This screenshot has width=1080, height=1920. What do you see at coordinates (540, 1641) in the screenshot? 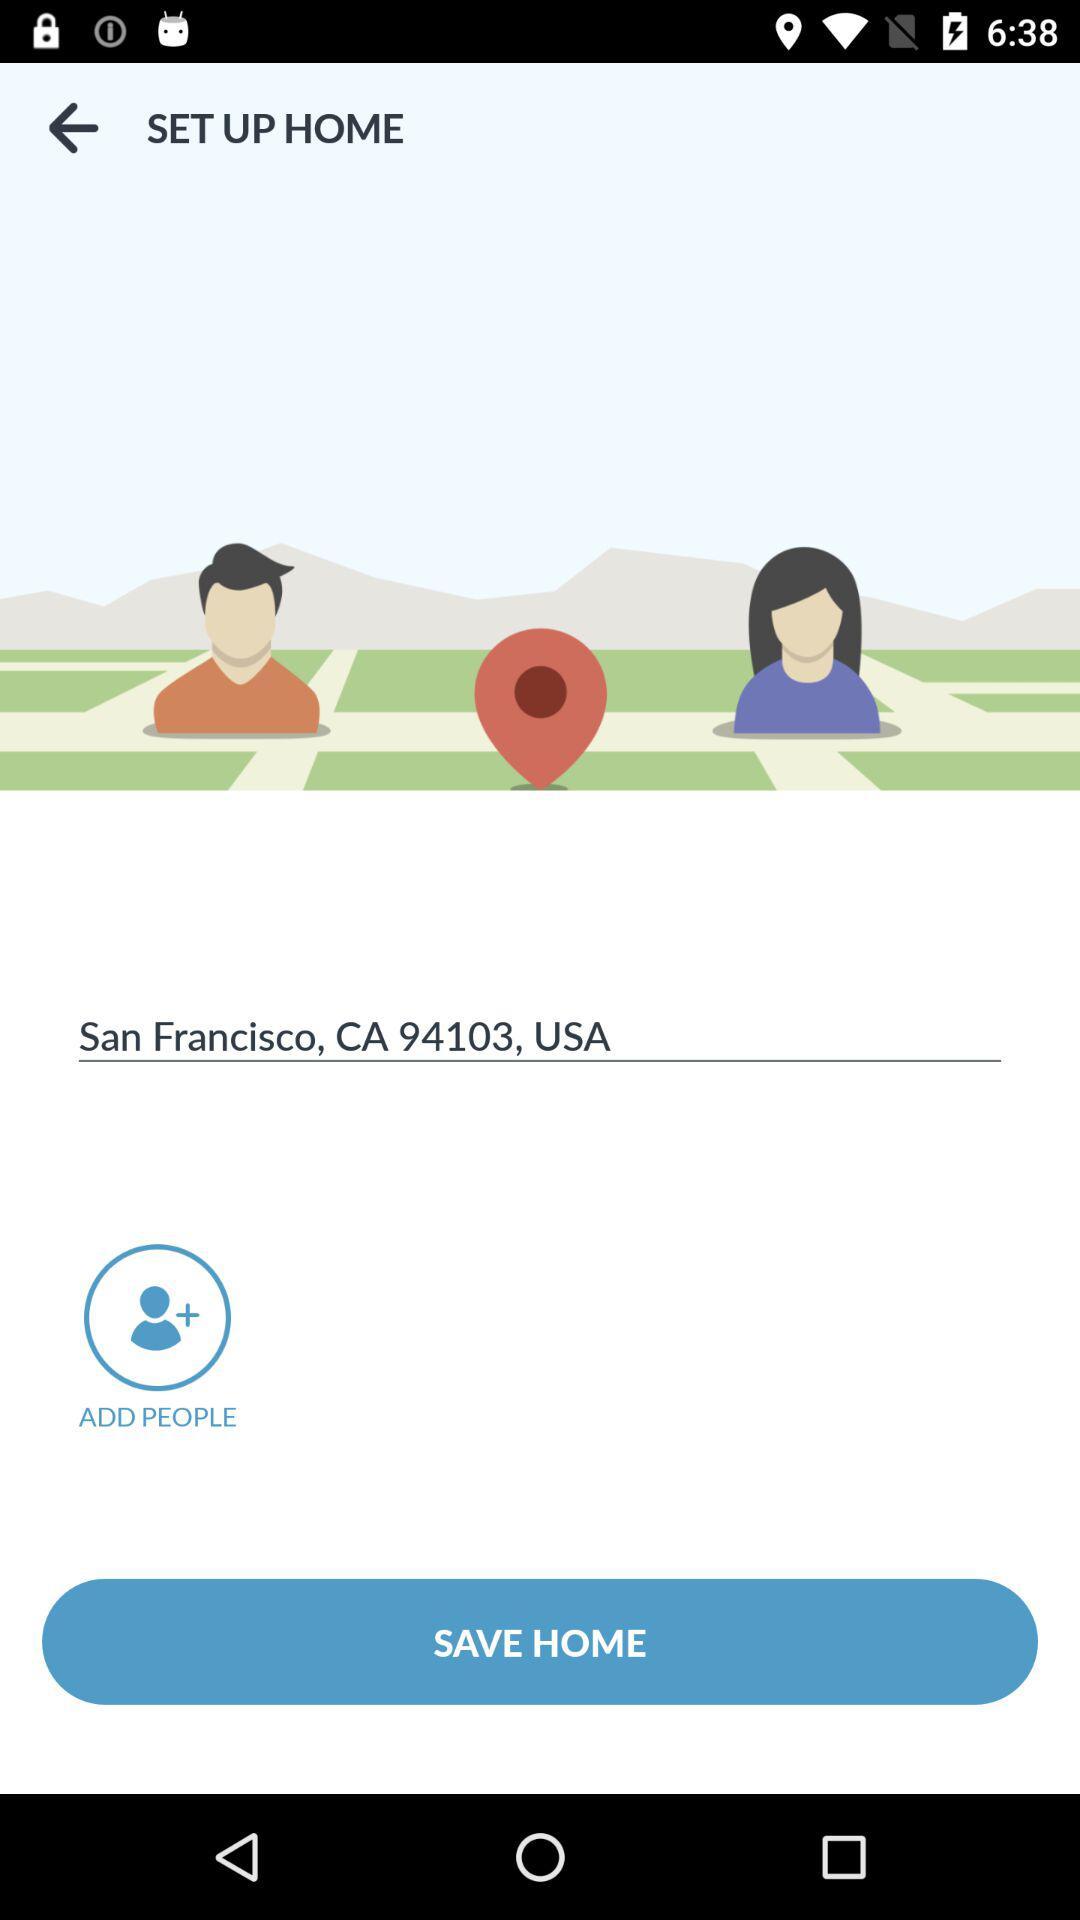
I see `the save home icon` at bounding box center [540, 1641].